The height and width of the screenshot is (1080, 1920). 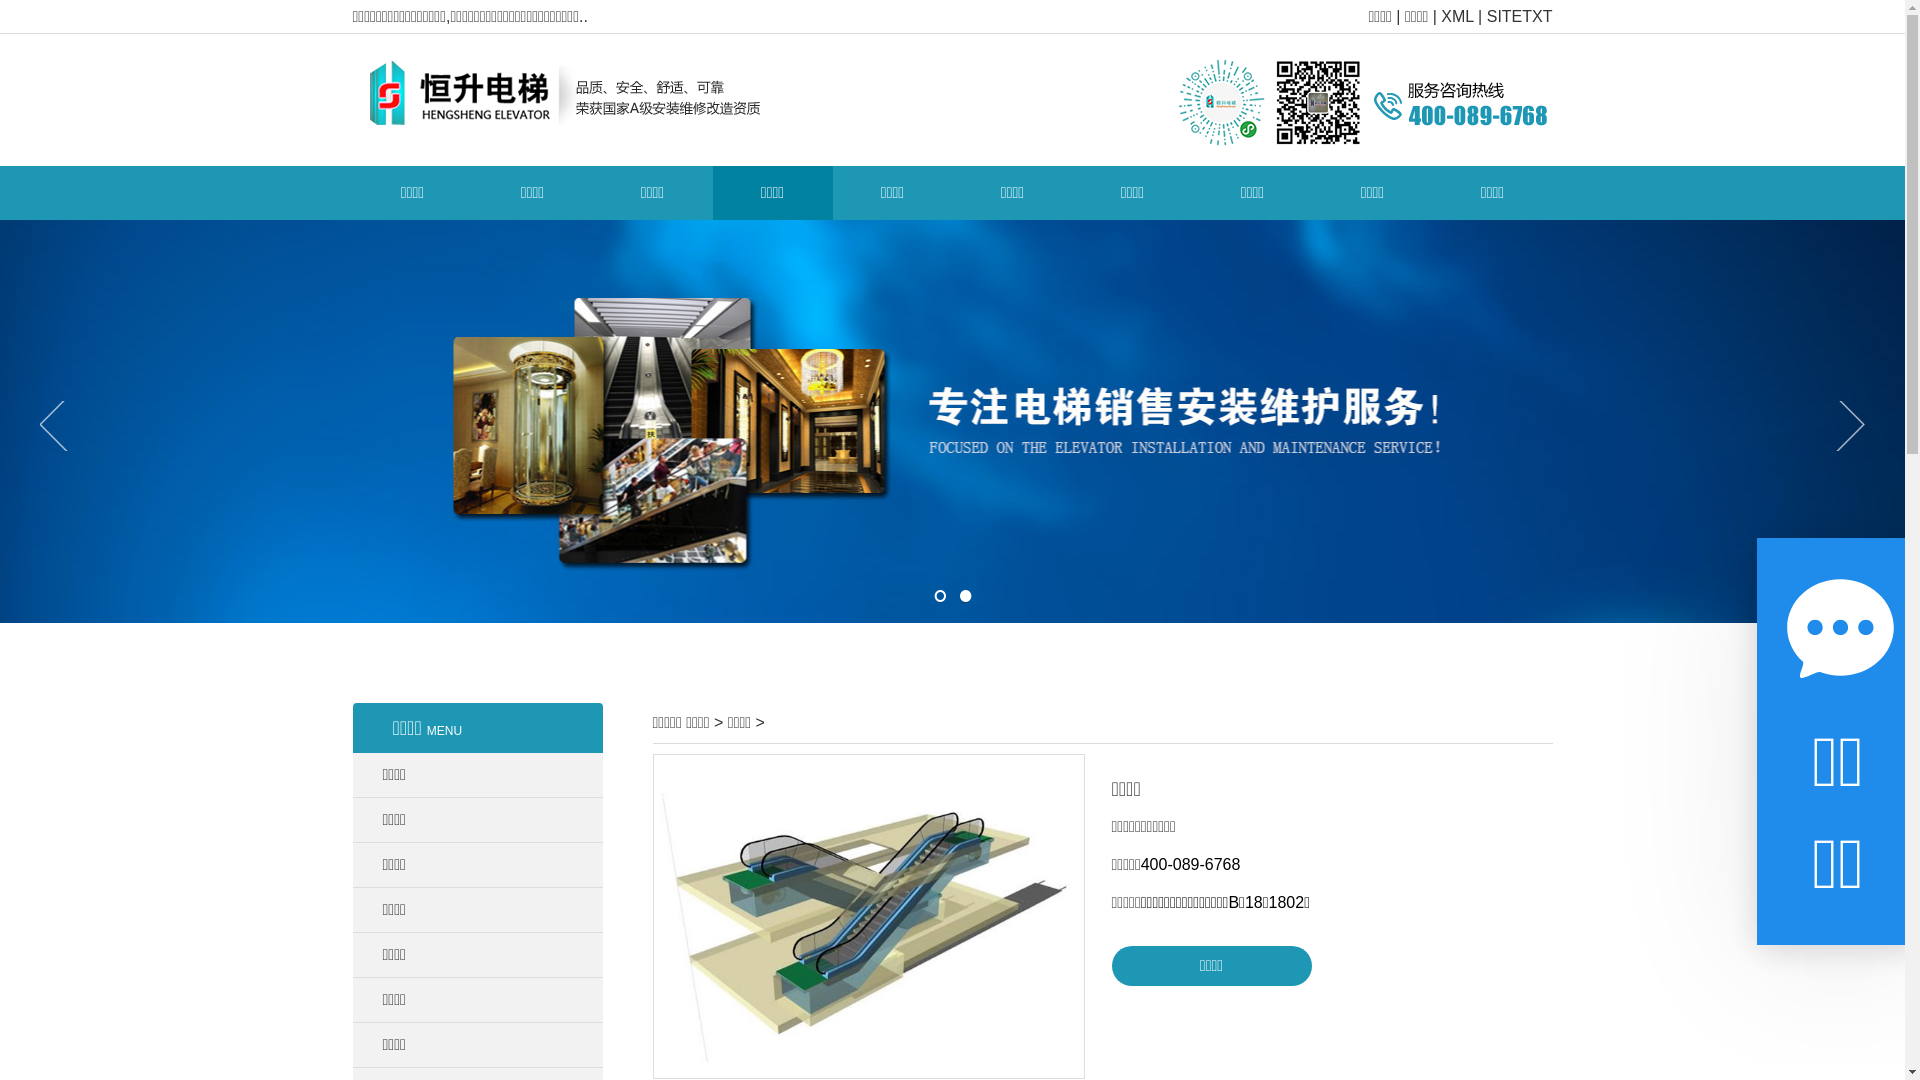 What do you see at coordinates (933, 595) in the screenshot?
I see `'1'` at bounding box center [933, 595].